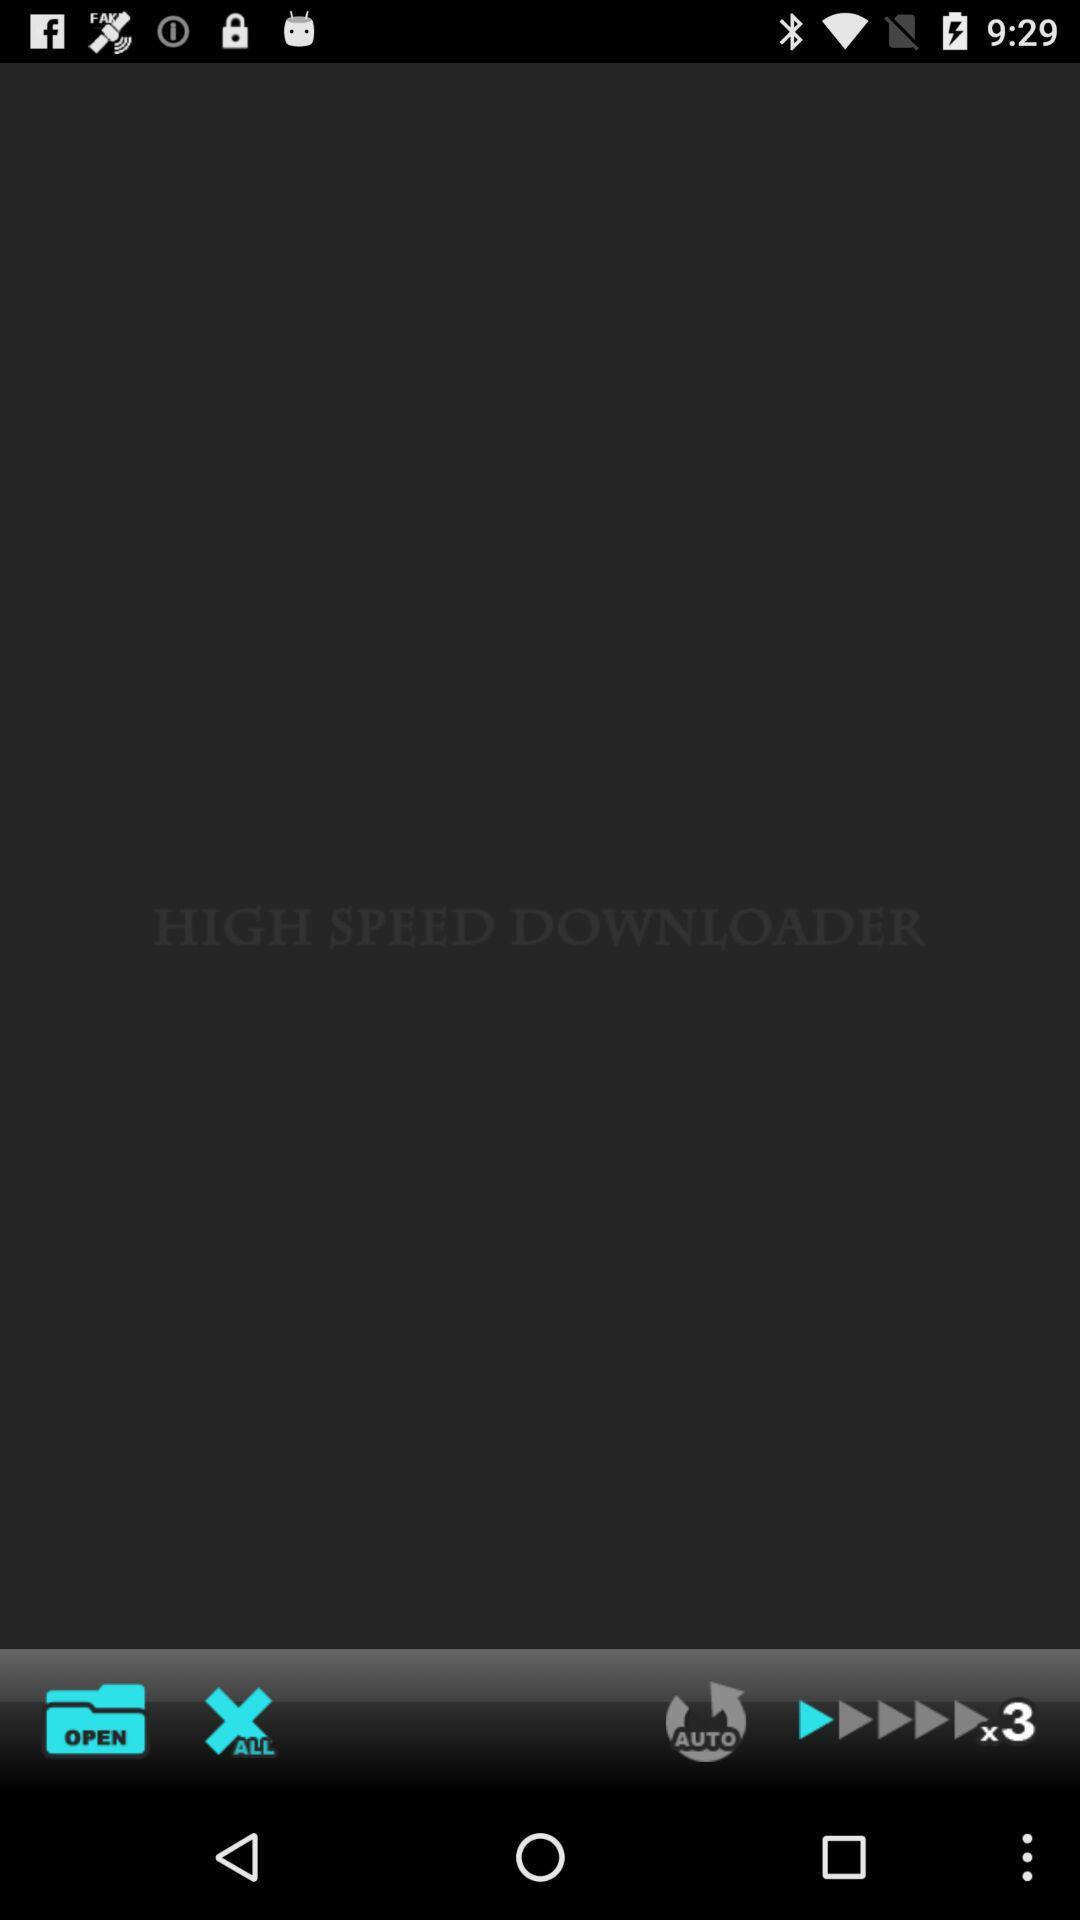  I want to click on close option, so click(240, 1720).